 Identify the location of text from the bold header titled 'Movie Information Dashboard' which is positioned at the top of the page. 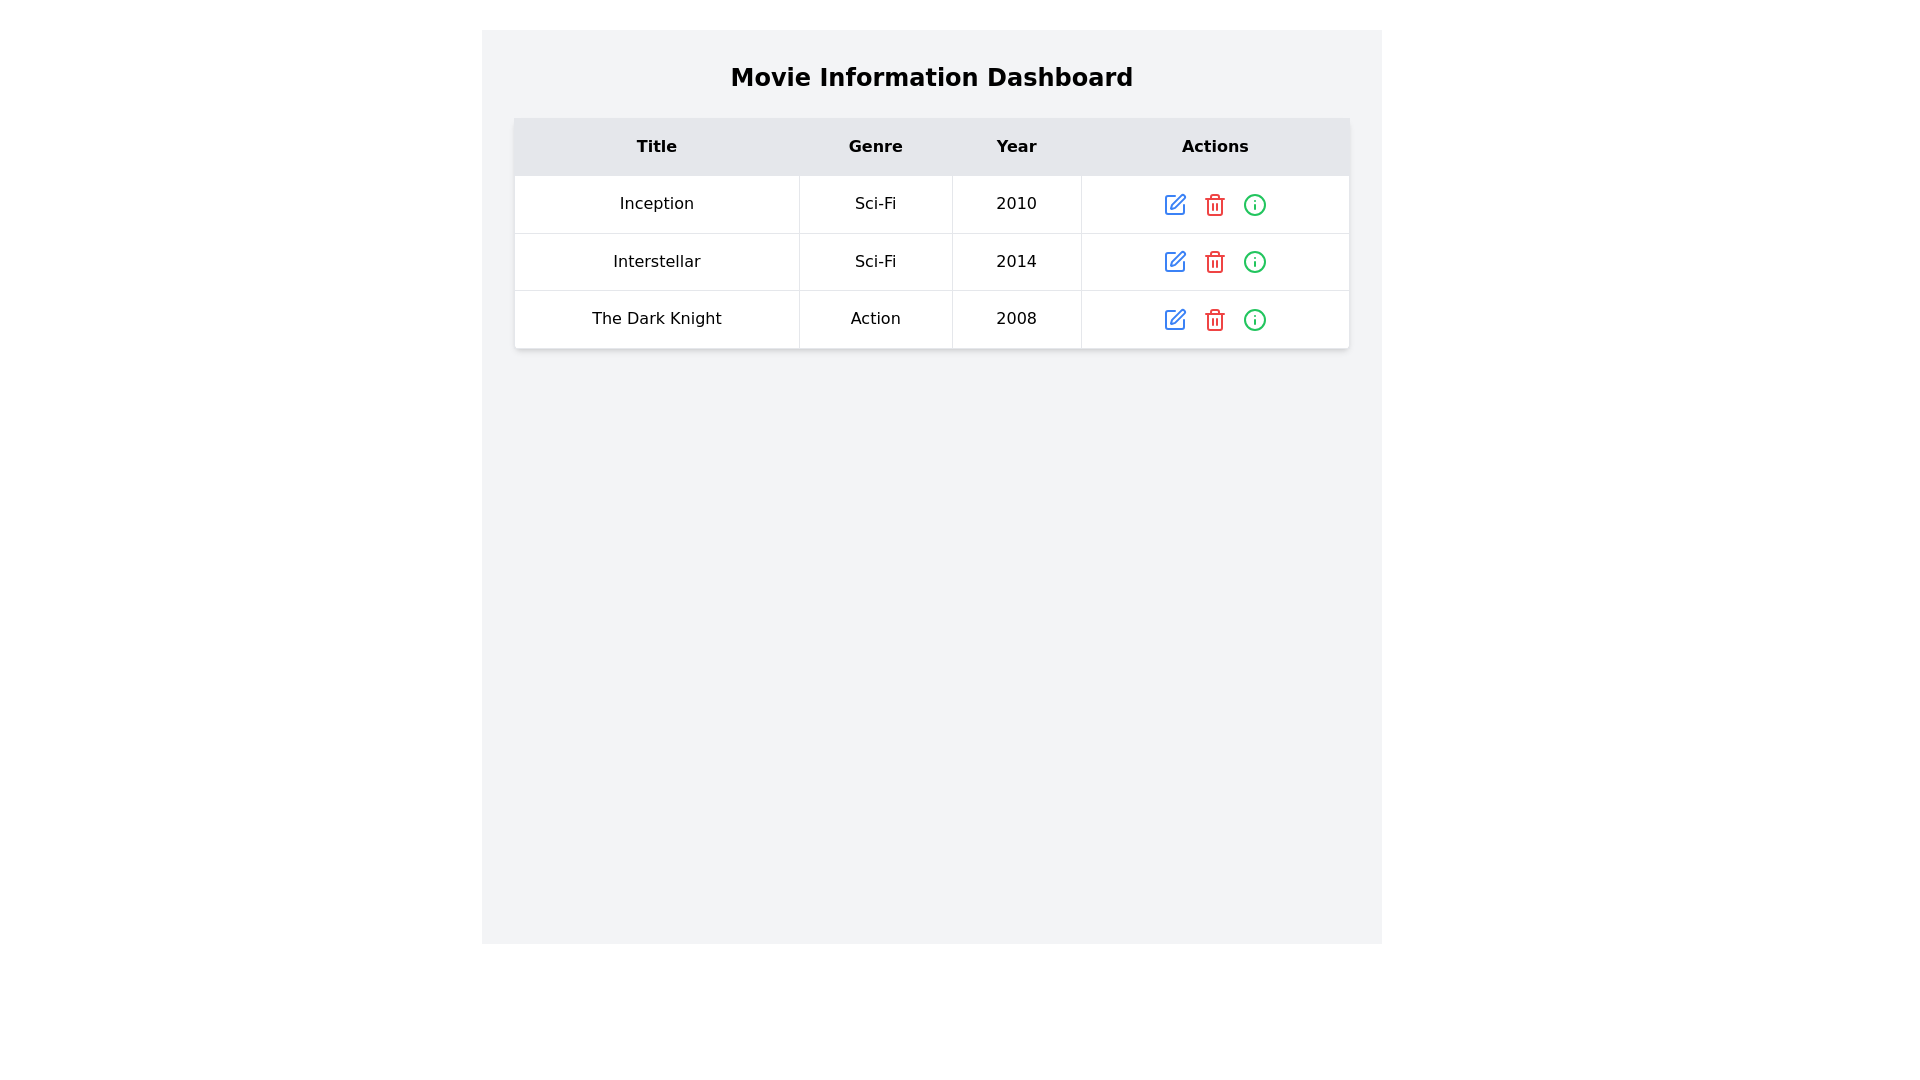
(930, 76).